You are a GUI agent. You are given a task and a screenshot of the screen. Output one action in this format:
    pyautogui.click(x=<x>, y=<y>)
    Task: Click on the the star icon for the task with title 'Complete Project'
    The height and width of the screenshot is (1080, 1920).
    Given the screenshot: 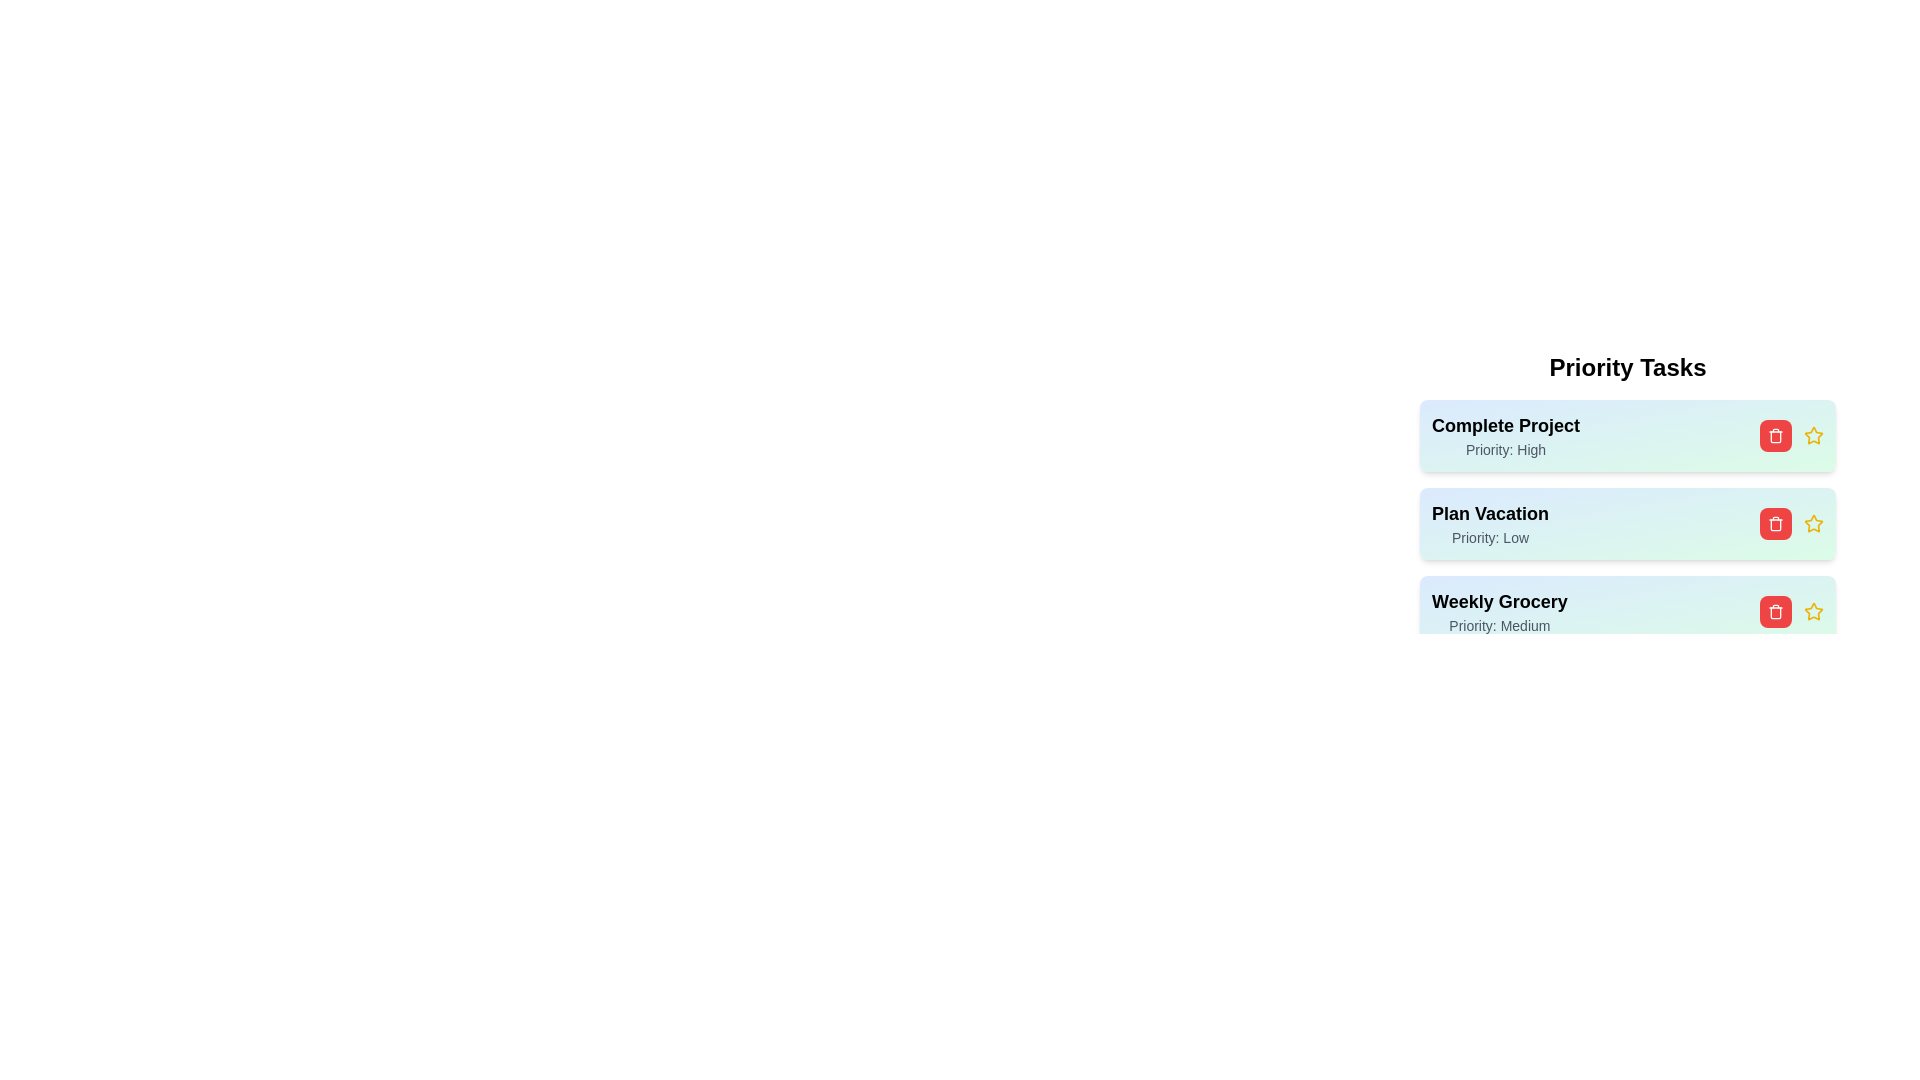 What is the action you would take?
    pyautogui.click(x=1814, y=434)
    